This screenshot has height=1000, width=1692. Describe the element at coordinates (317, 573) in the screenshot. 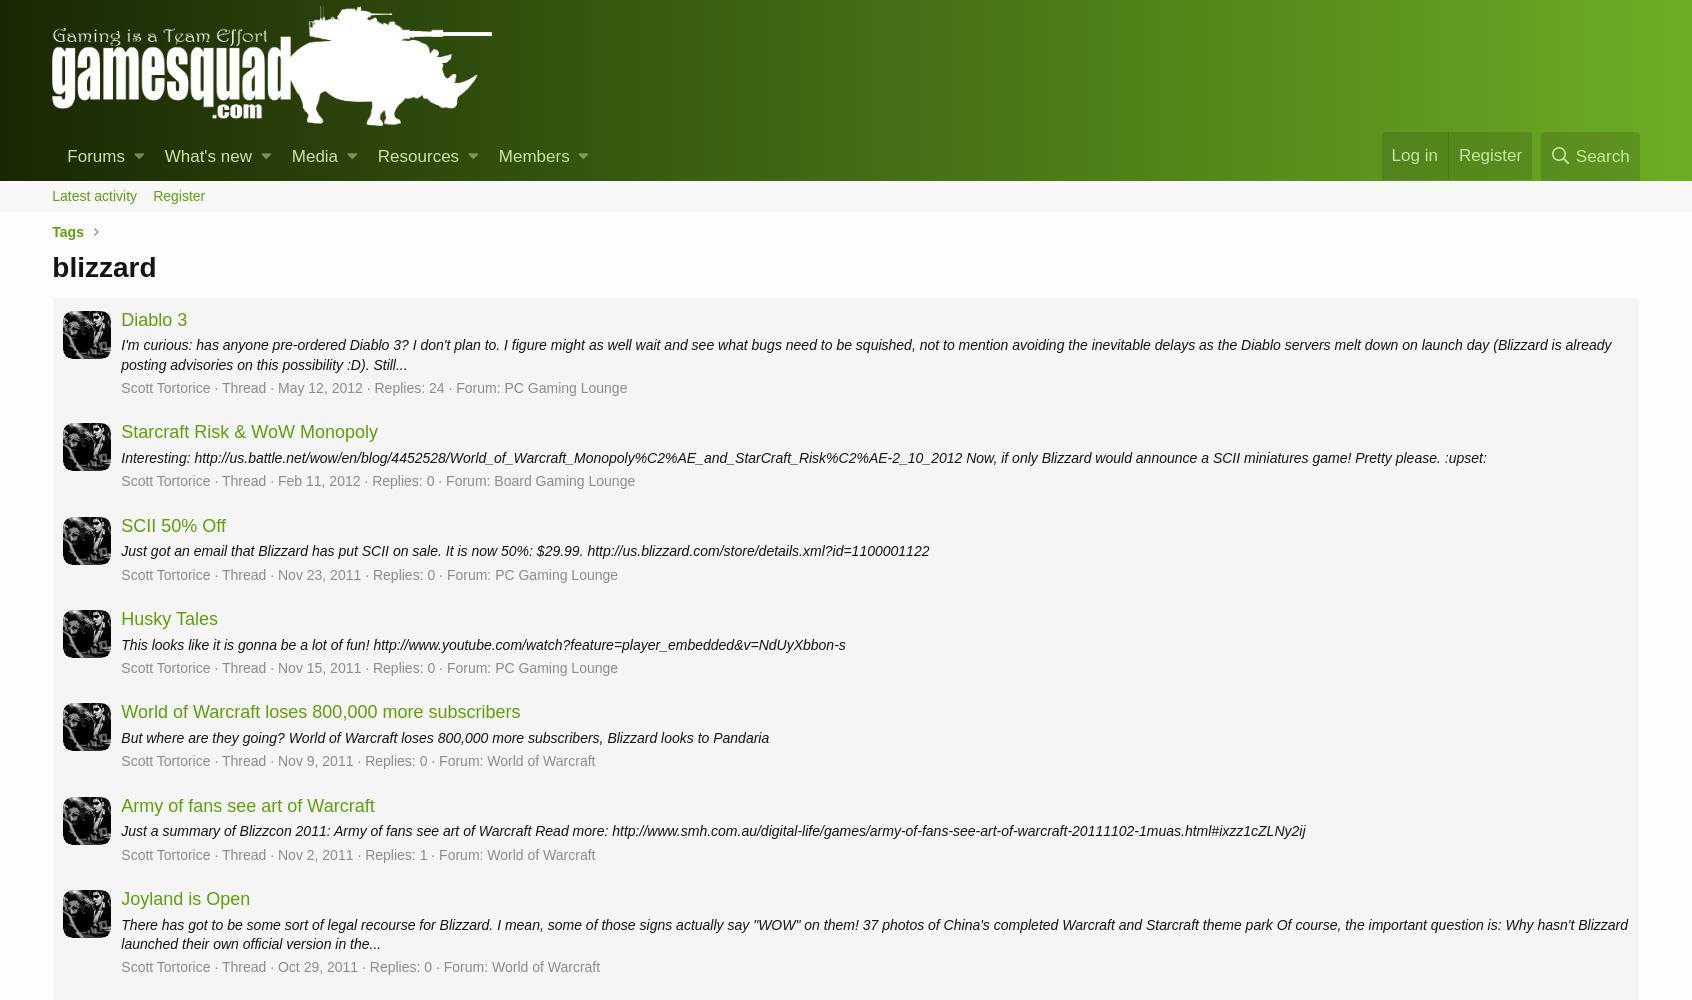

I see `'Nov 23, 2011'` at that location.